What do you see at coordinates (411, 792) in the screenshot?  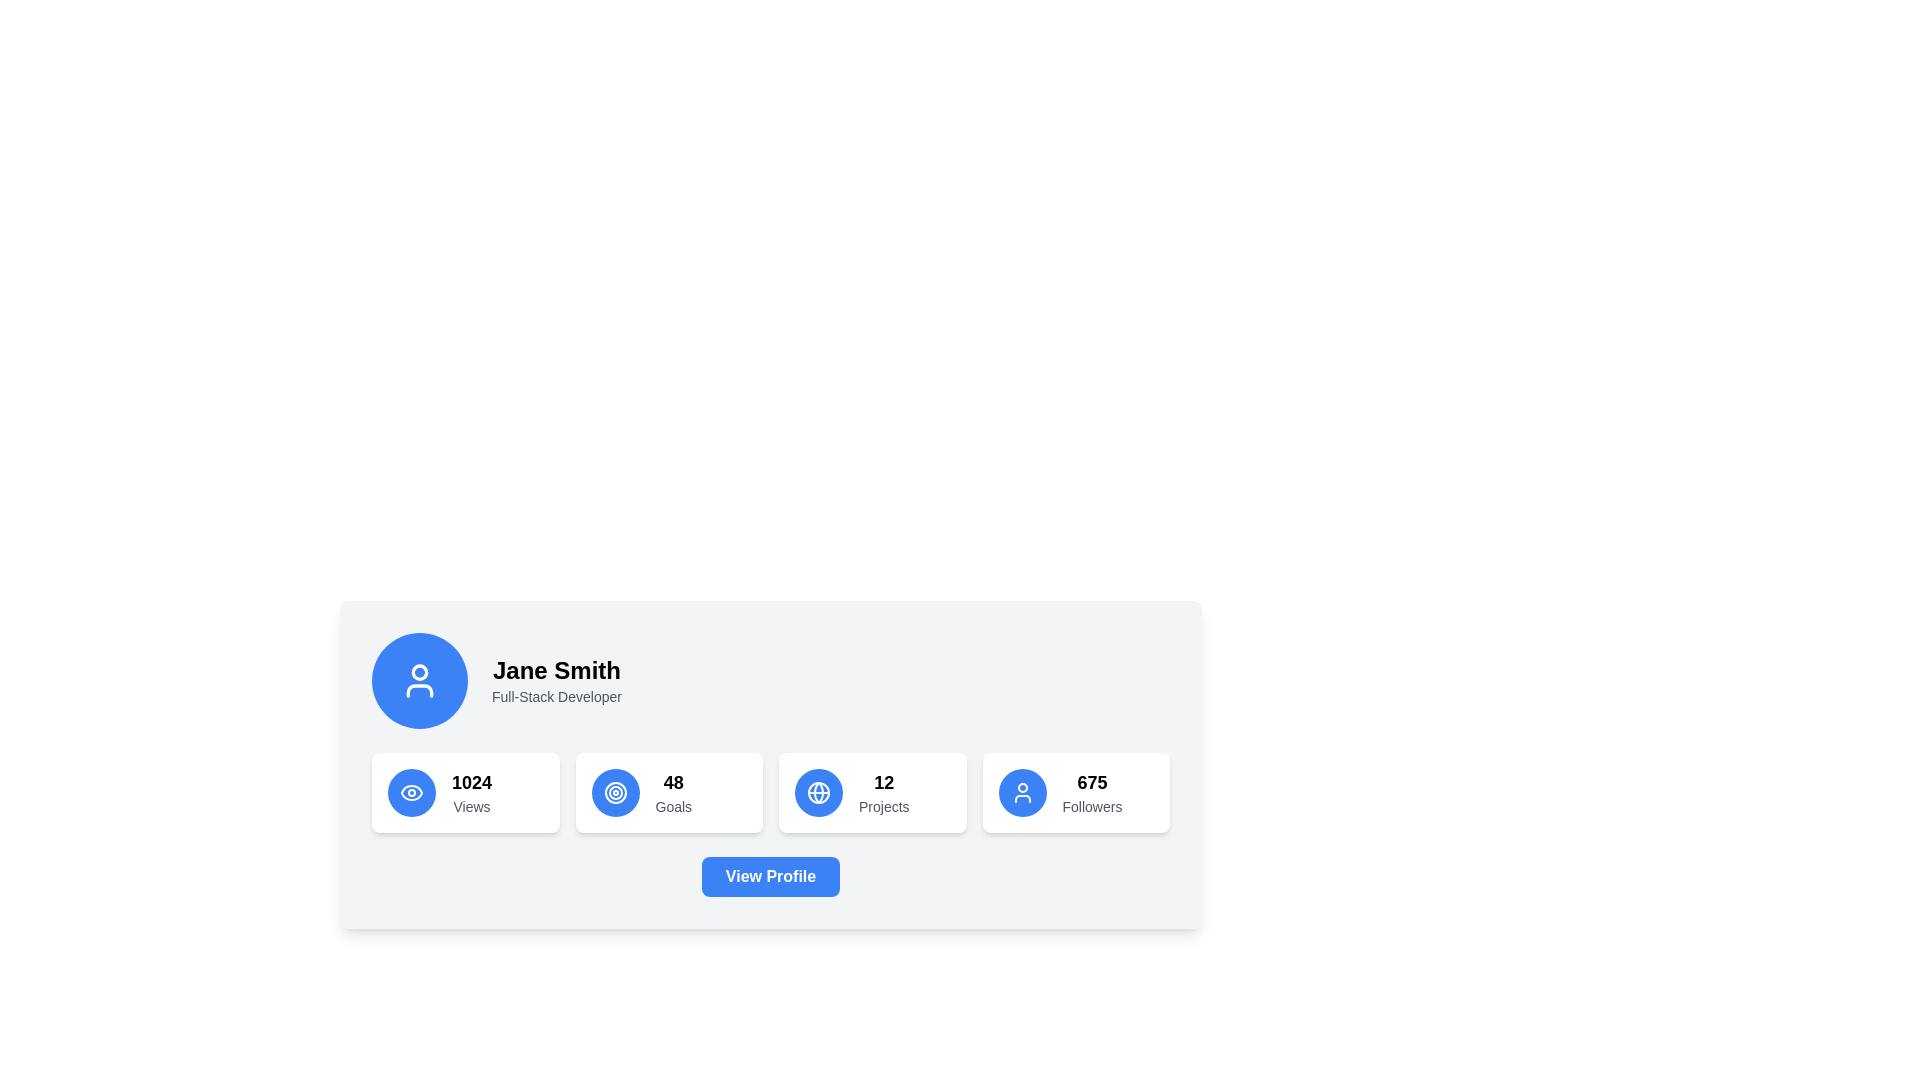 I see `the circular button with a blue background and a white eye icon, located in the first position within the 'Views' section, to the left of the numerical text '1024 Views'` at bounding box center [411, 792].